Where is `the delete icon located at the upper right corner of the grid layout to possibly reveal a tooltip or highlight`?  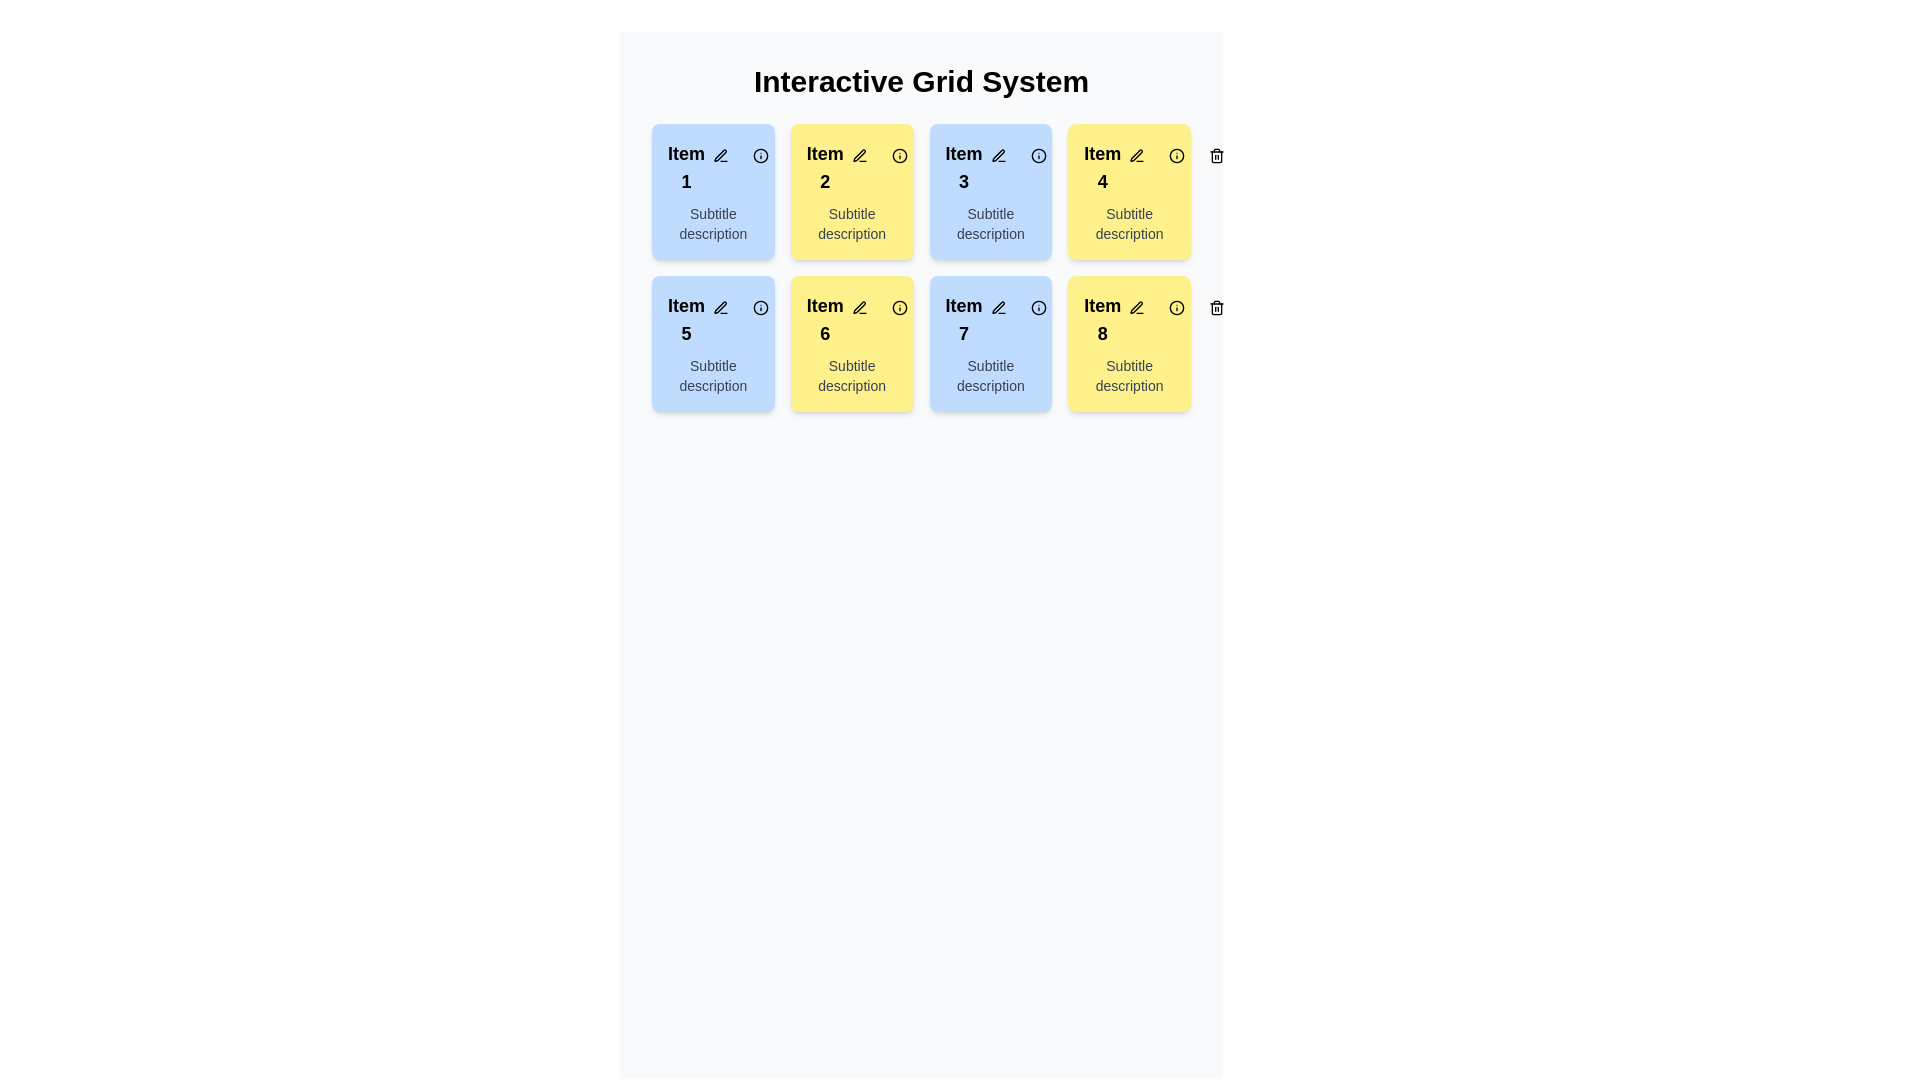
the delete icon located at the upper right corner of the grid layout to possibly reveal a tooltip or highlight is located at coordinates (1216, 308).